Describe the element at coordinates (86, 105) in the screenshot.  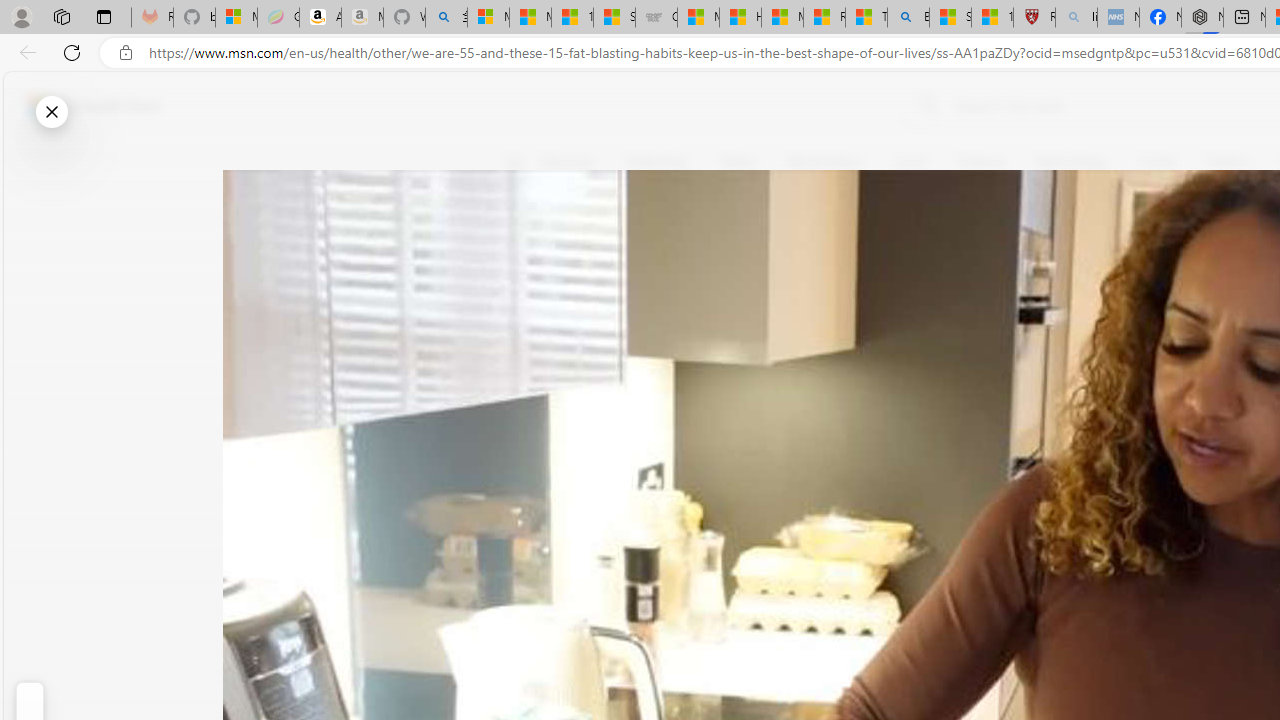
I see `'Skip to content'` at that location.